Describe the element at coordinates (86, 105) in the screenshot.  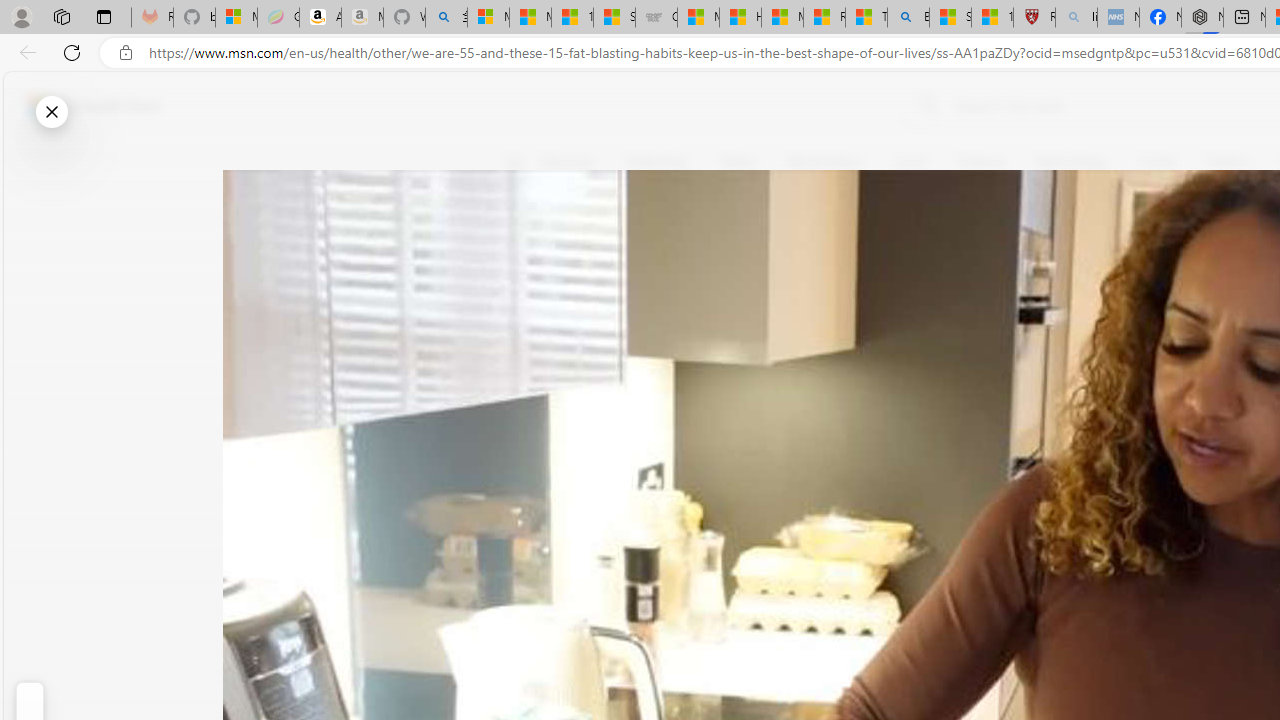
I see `'Skip to content'` at that location.